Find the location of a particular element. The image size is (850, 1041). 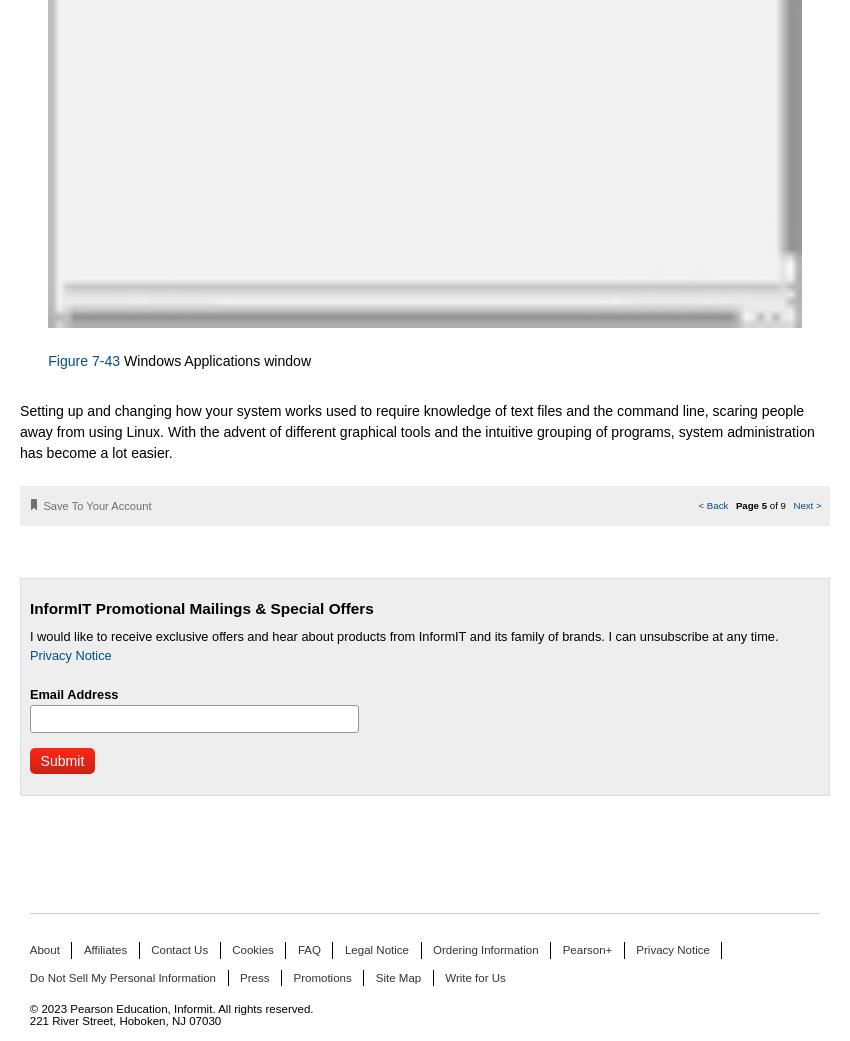

'FAQ' is located at coordinates (295, 950).